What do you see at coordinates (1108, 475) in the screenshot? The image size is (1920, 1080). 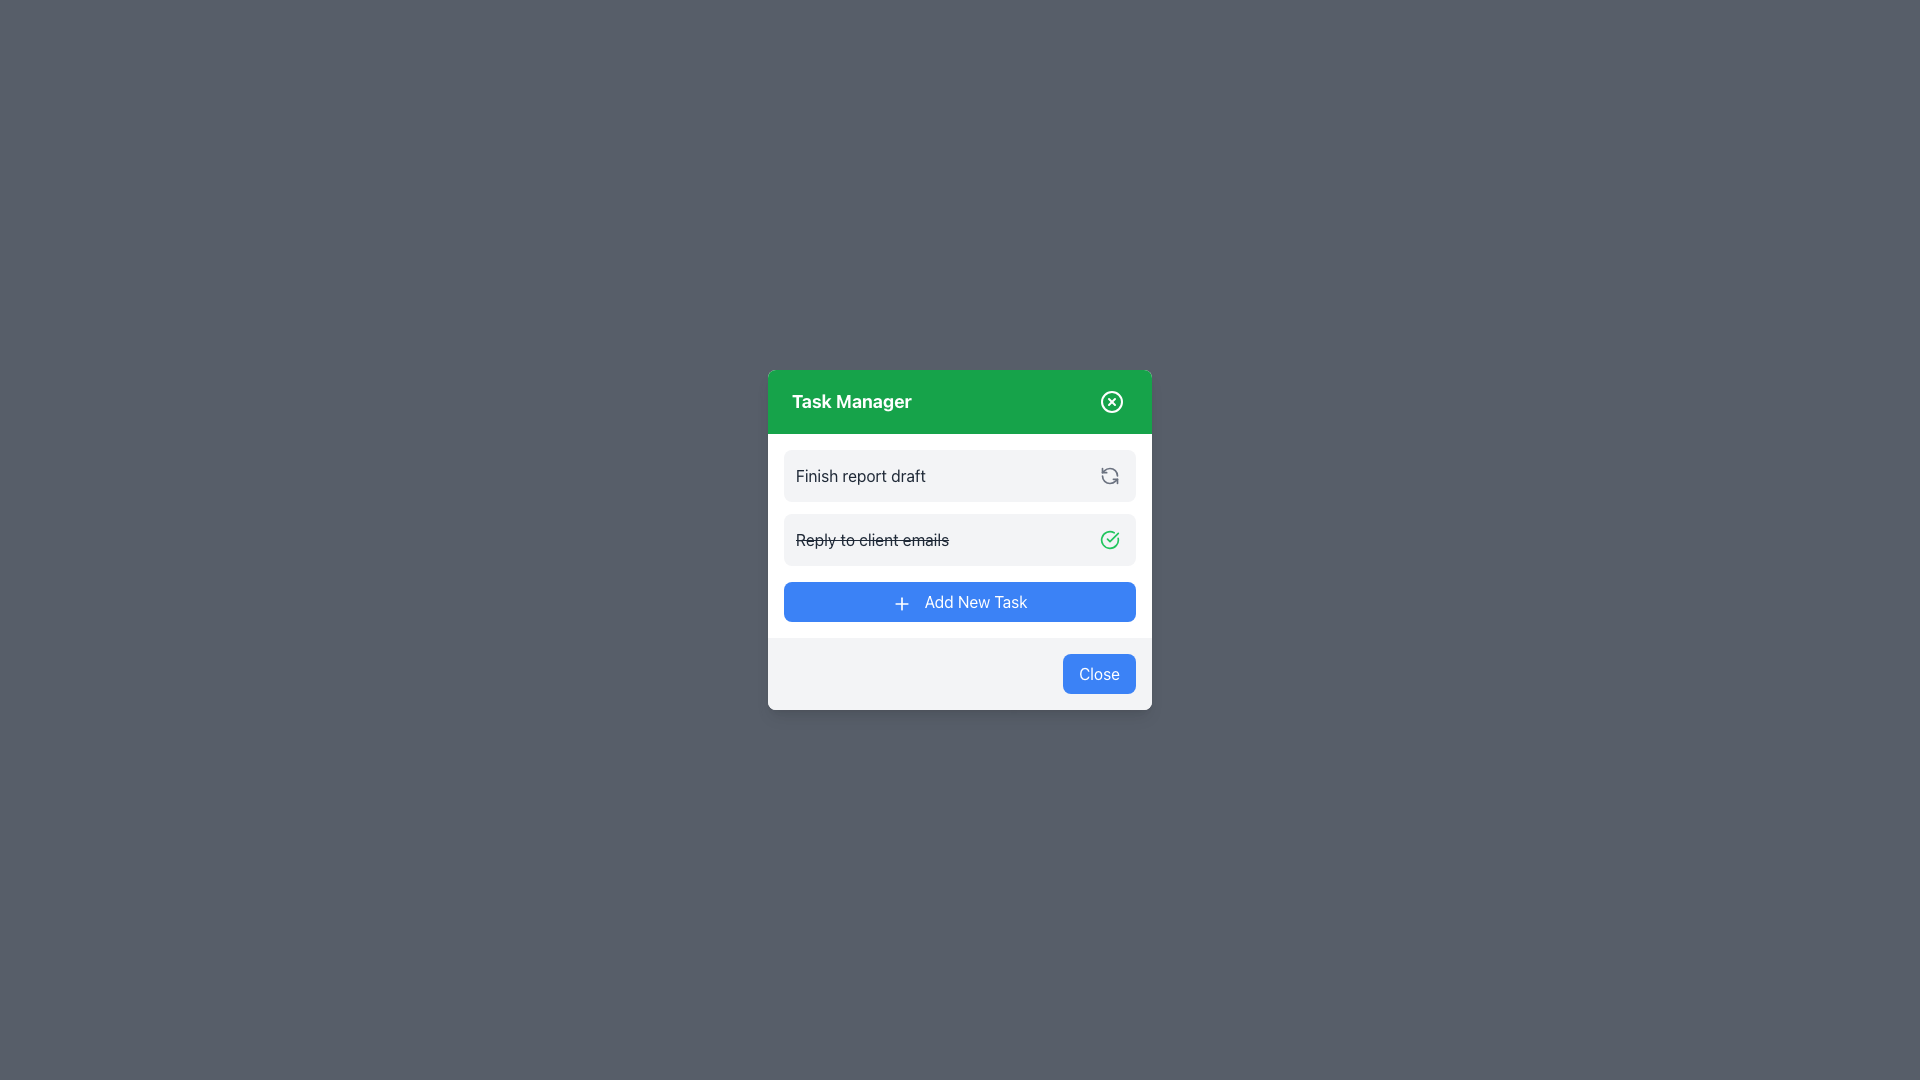 I see `the small gray circular arrow icon representing a refresh action adjacent to the task labeled 'Finish report draft'` at bounding box center [1108, 475].